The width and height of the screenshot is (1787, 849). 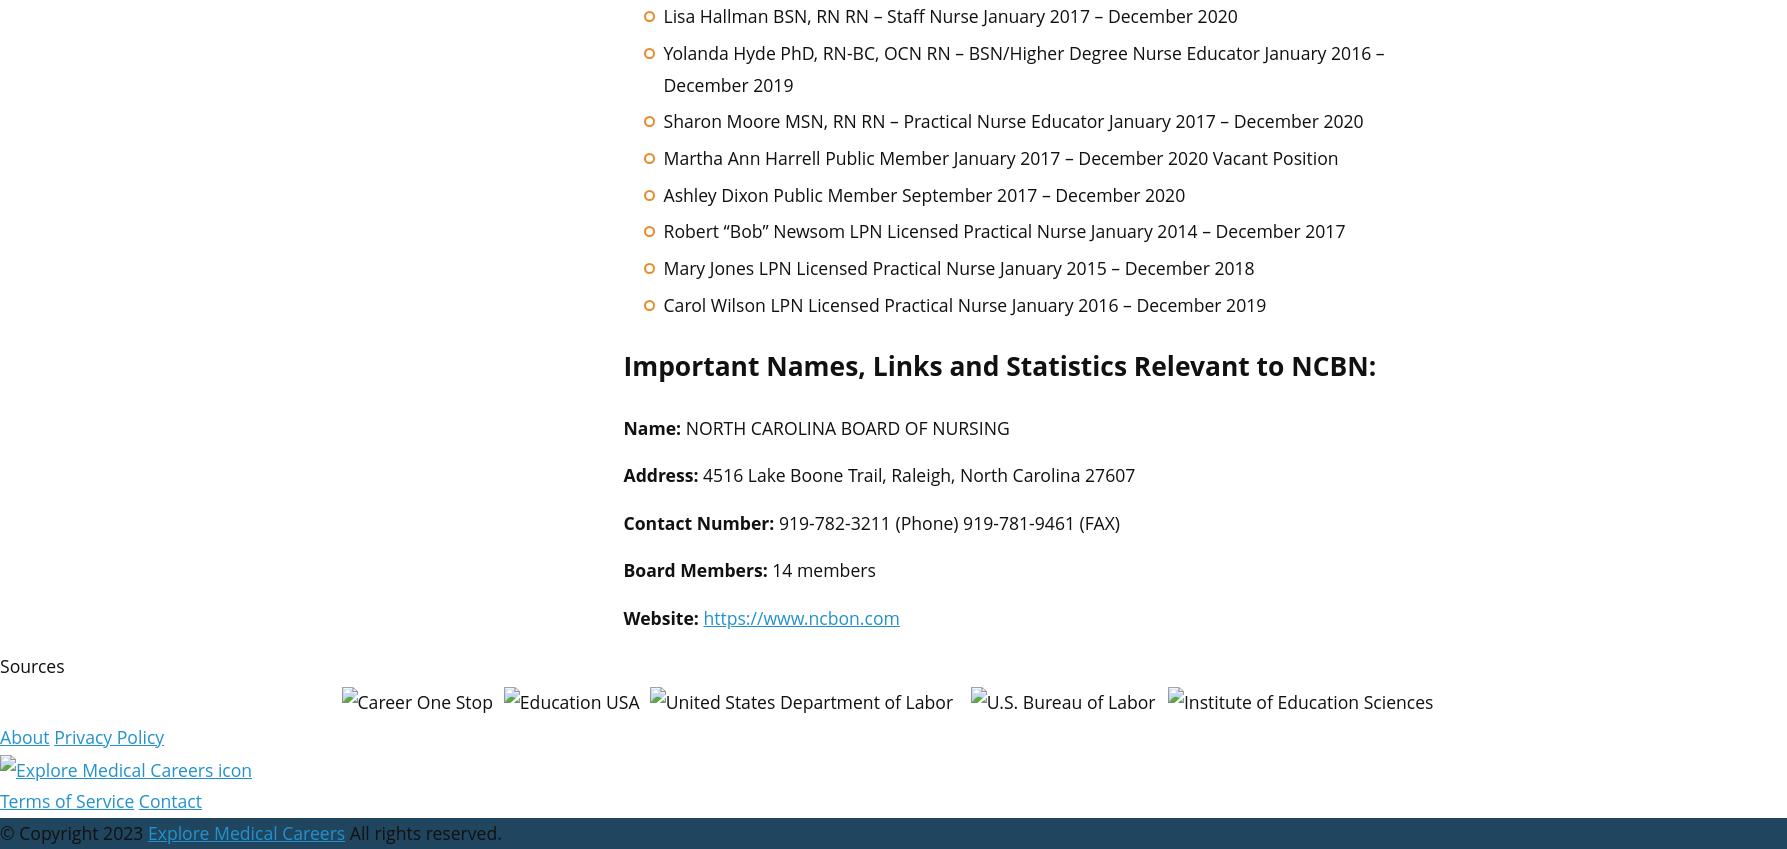 I want to click on 'Yolanda Hyde PhD, RN-BC, OCN RN – BSN/Higher Degree Nurse Educator January 2016 – December 2019', so click(x=1022, y=68).